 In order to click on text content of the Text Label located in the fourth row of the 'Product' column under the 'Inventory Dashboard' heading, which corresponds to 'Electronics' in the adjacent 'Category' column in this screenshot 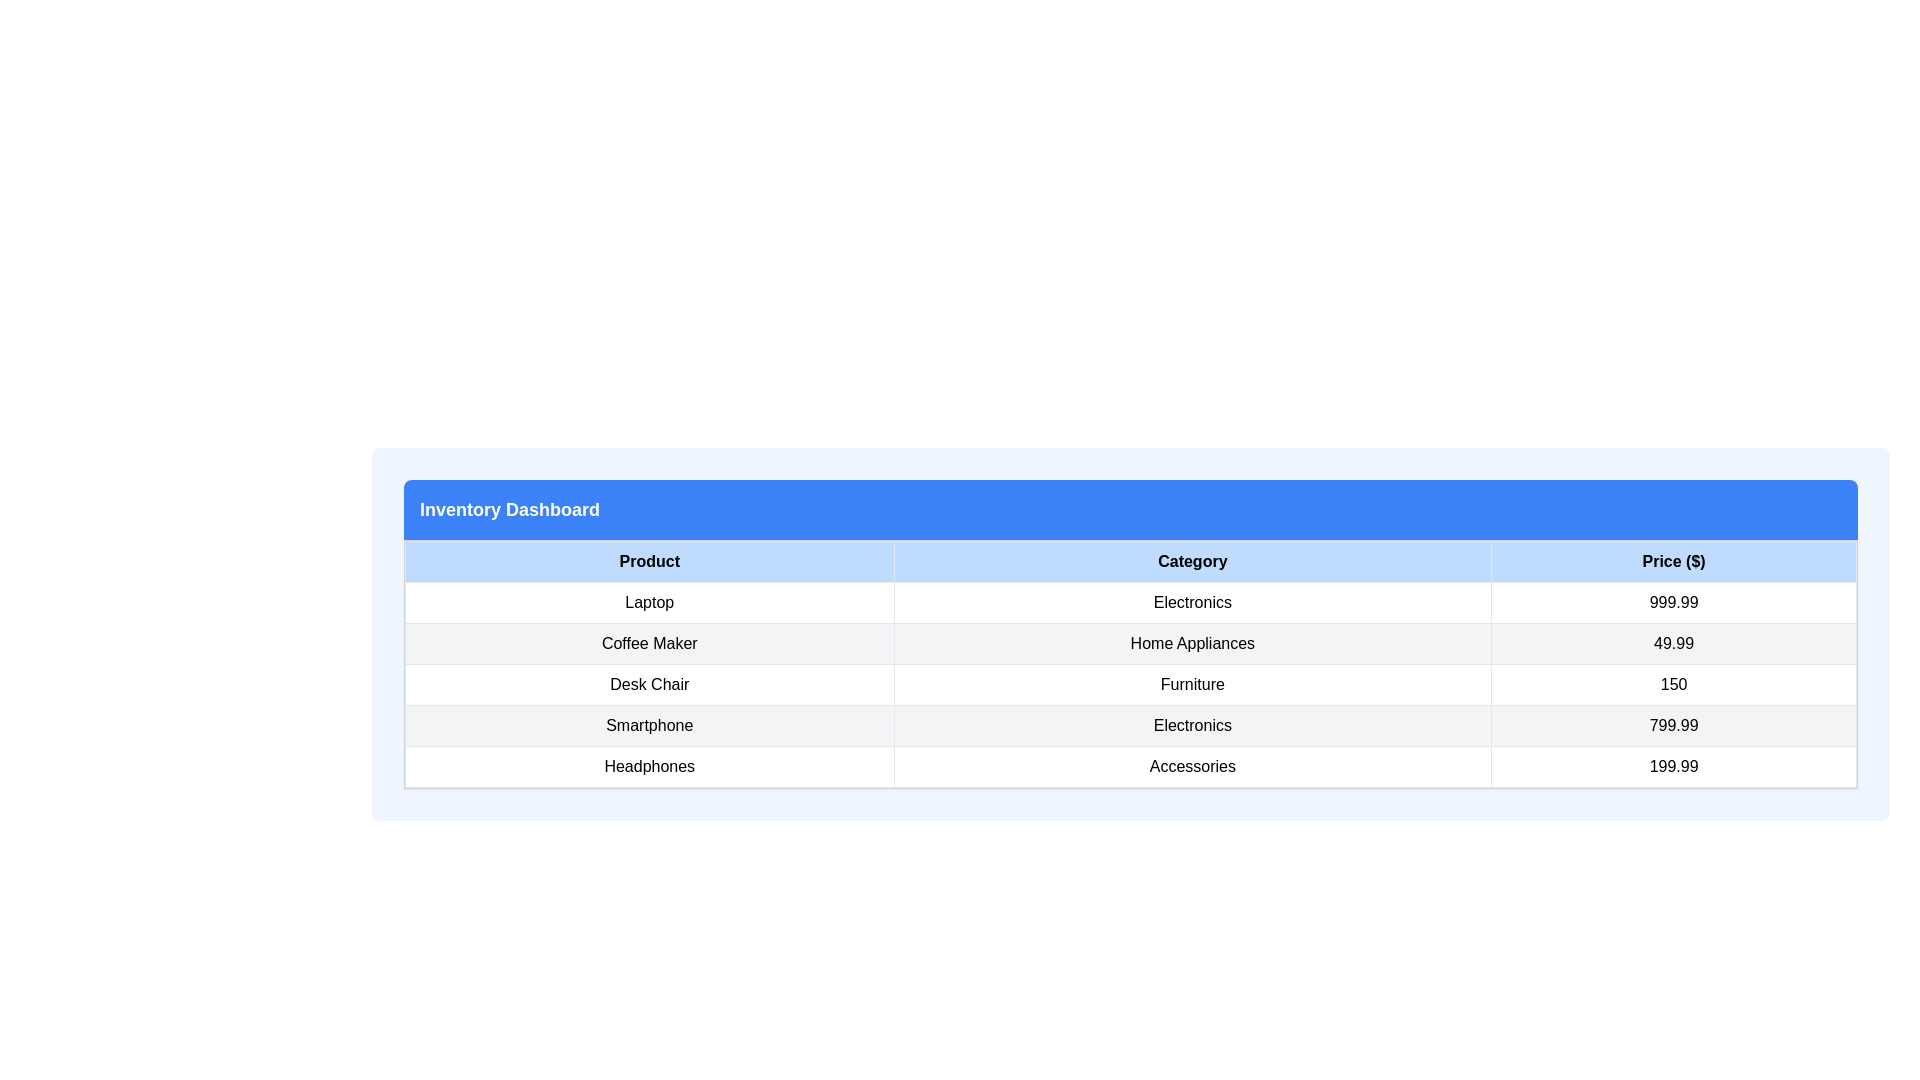, I will do `click(649, 725)`.